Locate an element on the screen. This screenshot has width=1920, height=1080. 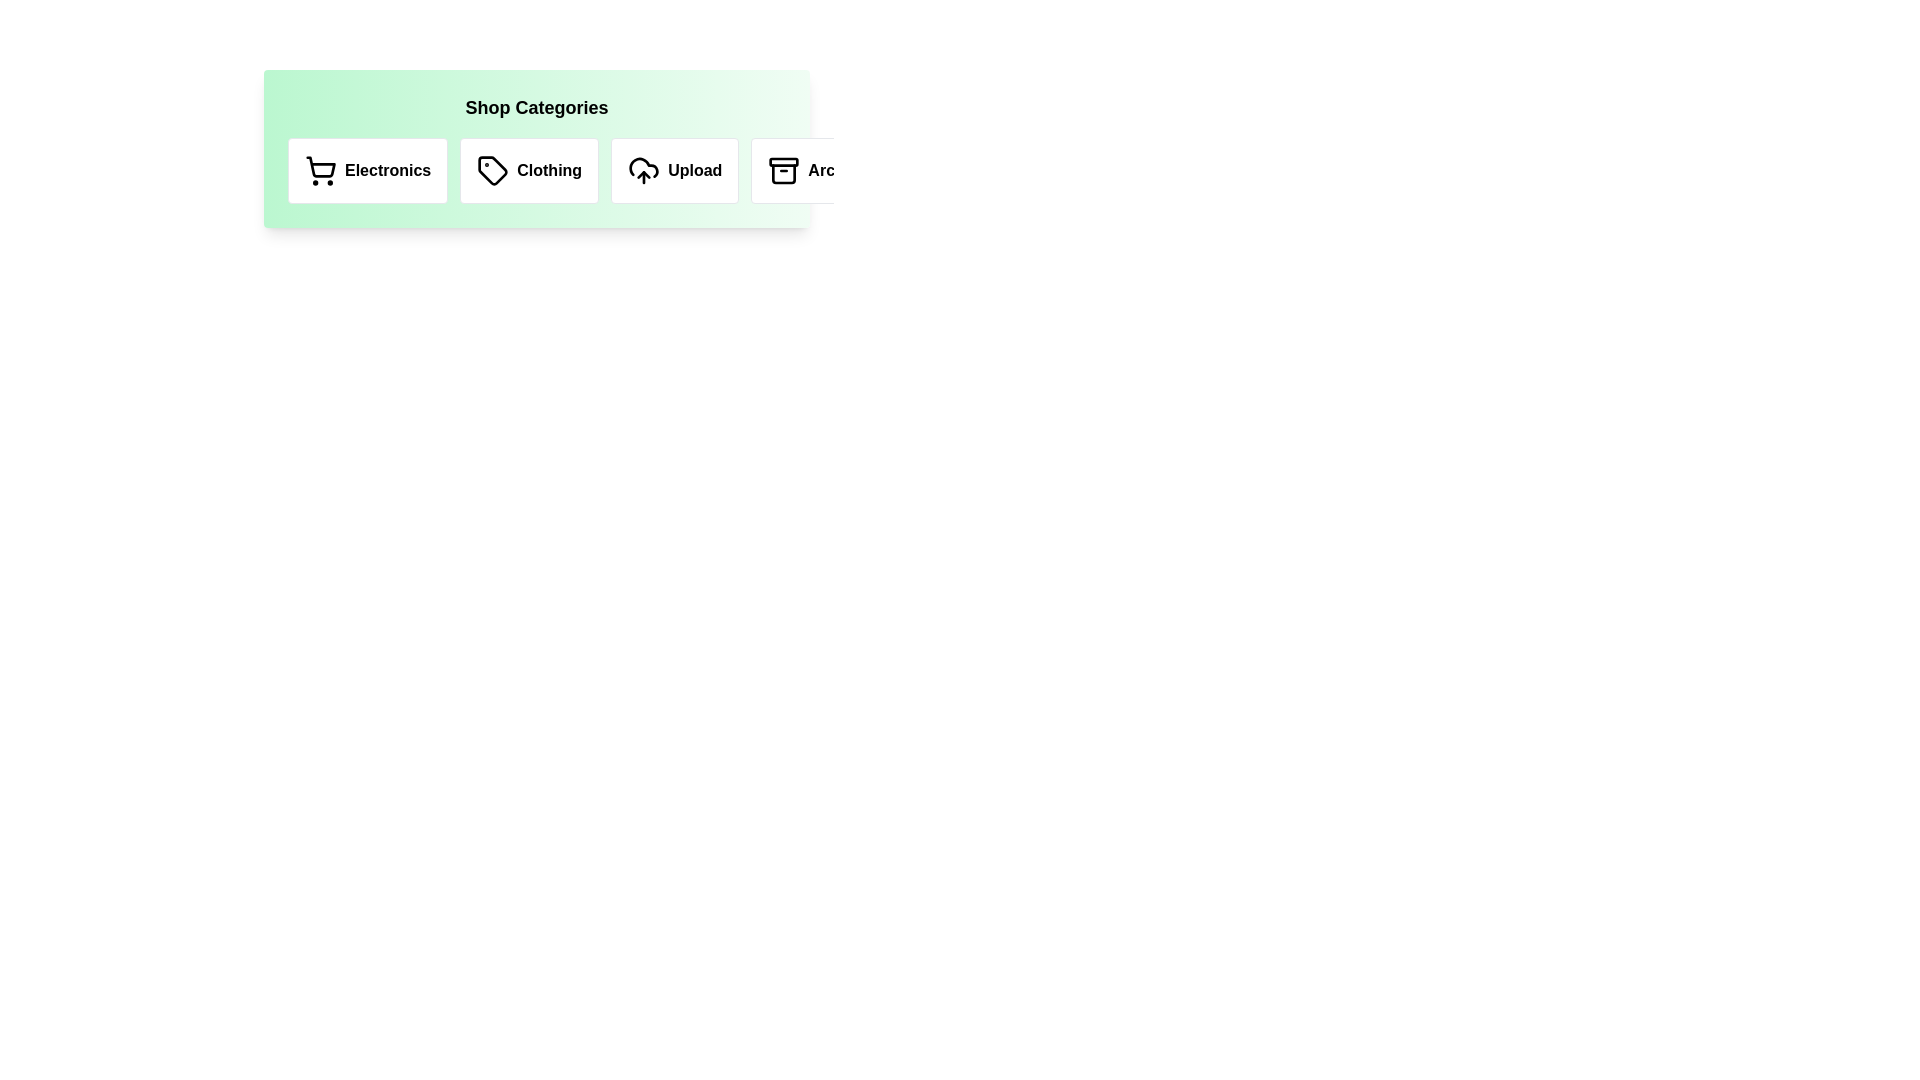
the Electronics category icon to trigger its hover effect is located at coordinates (368, 169).